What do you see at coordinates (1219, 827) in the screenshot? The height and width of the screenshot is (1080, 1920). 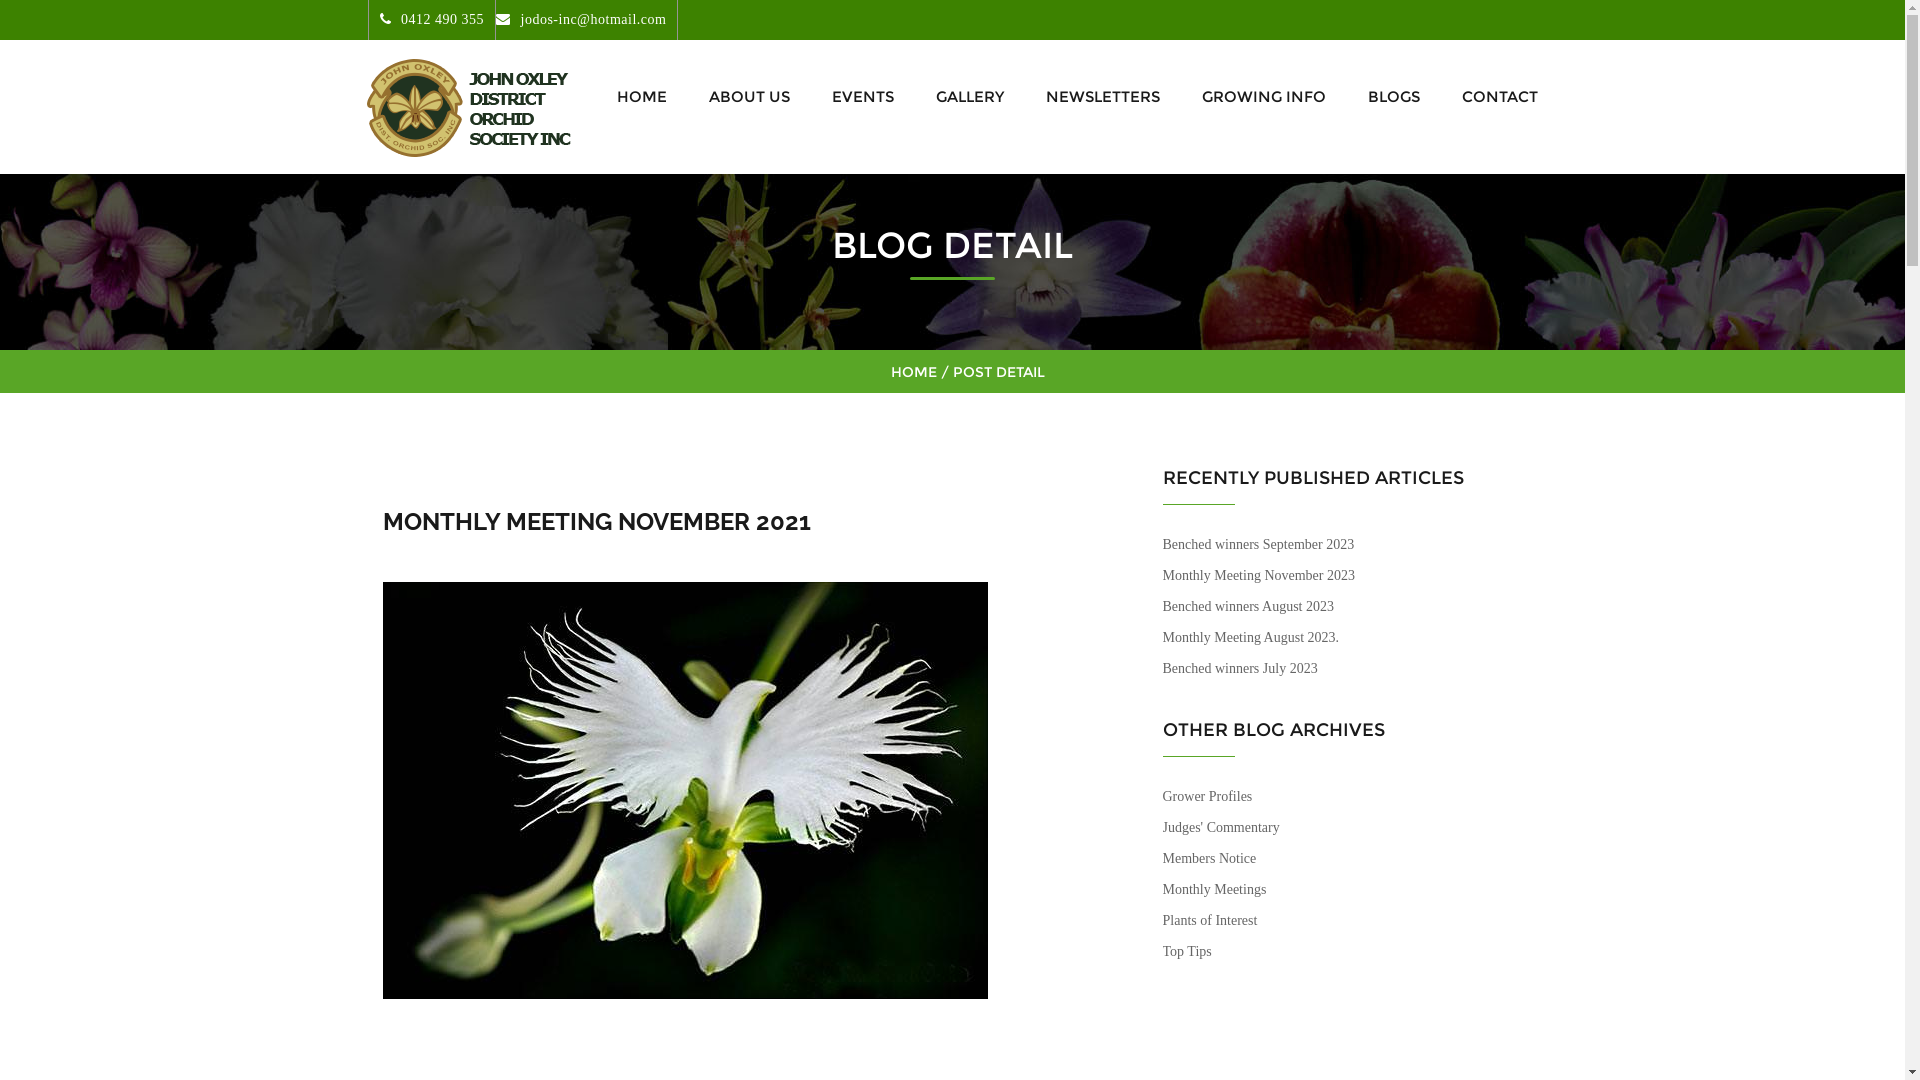 I see `'Judges' Commentary'` at bounding box center [1219, 827].